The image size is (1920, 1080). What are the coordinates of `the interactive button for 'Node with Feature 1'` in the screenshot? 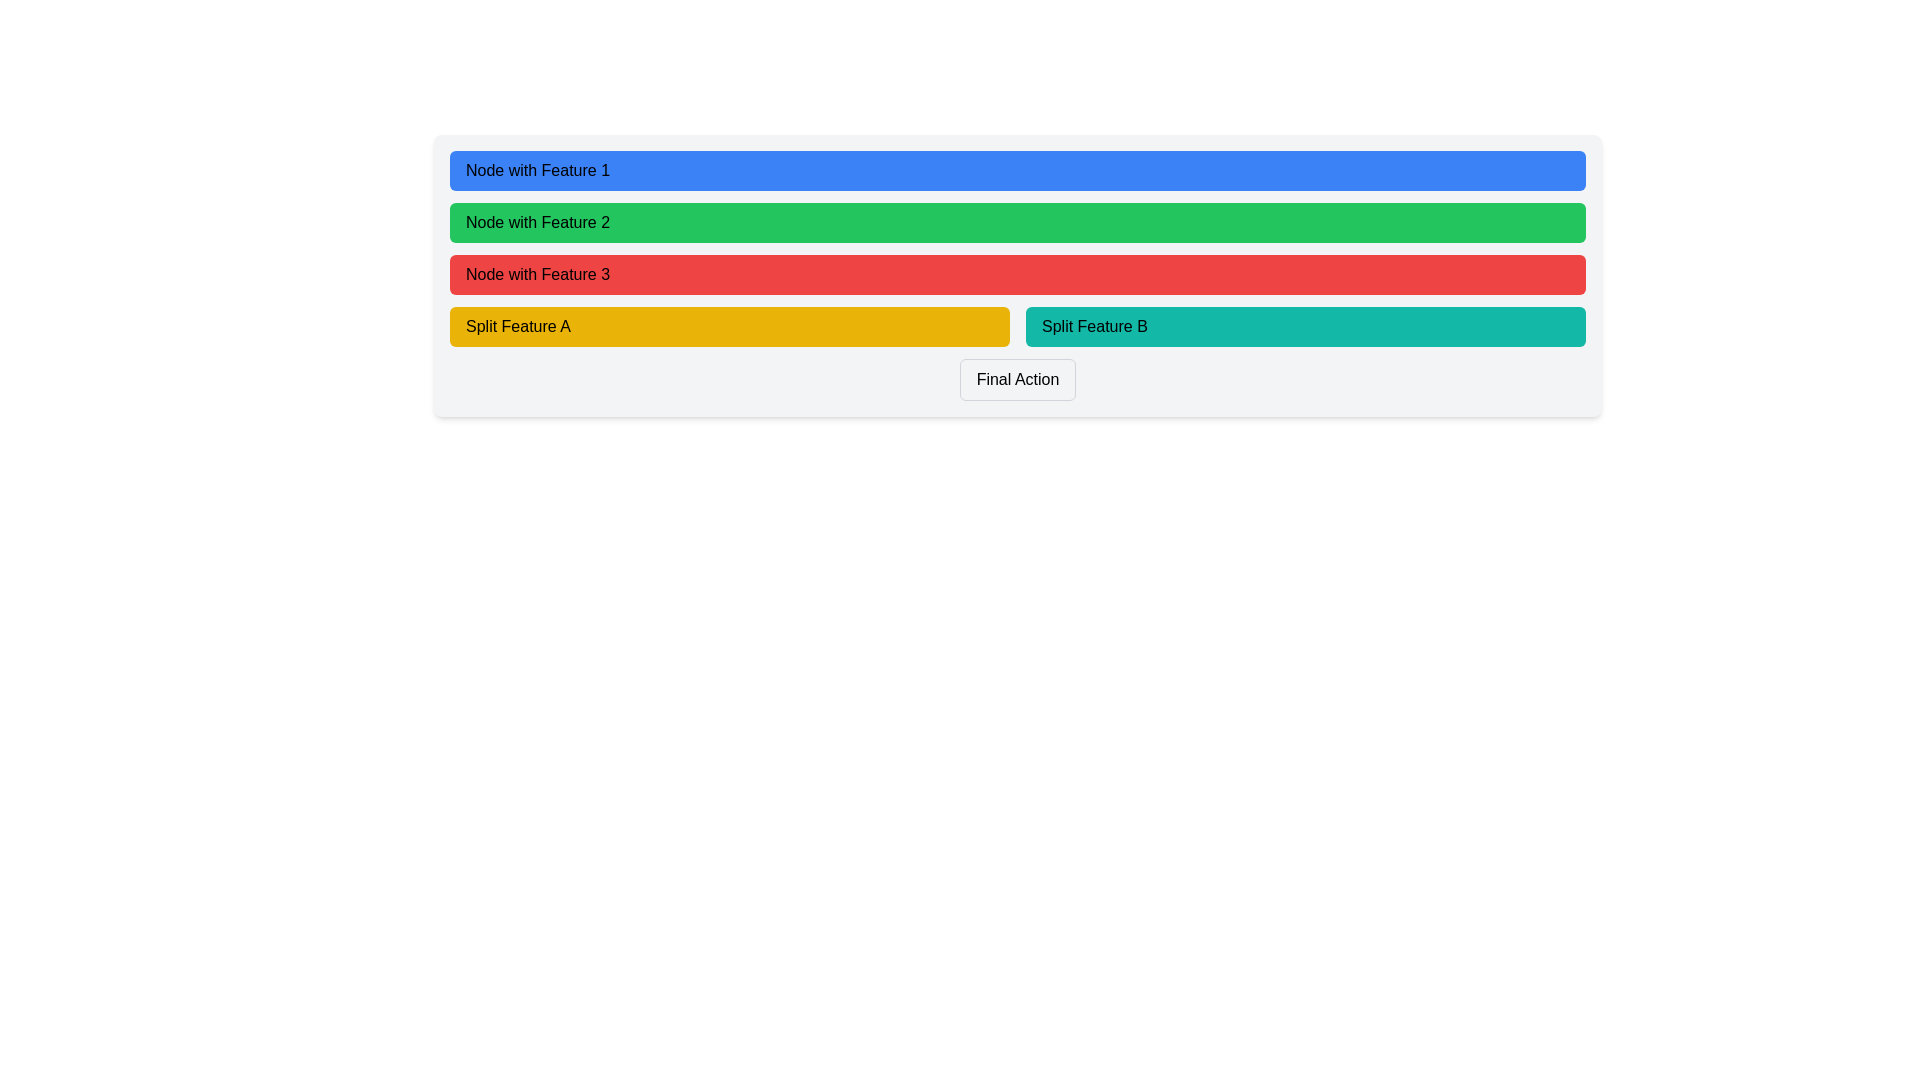 It's located at (1017, 169).